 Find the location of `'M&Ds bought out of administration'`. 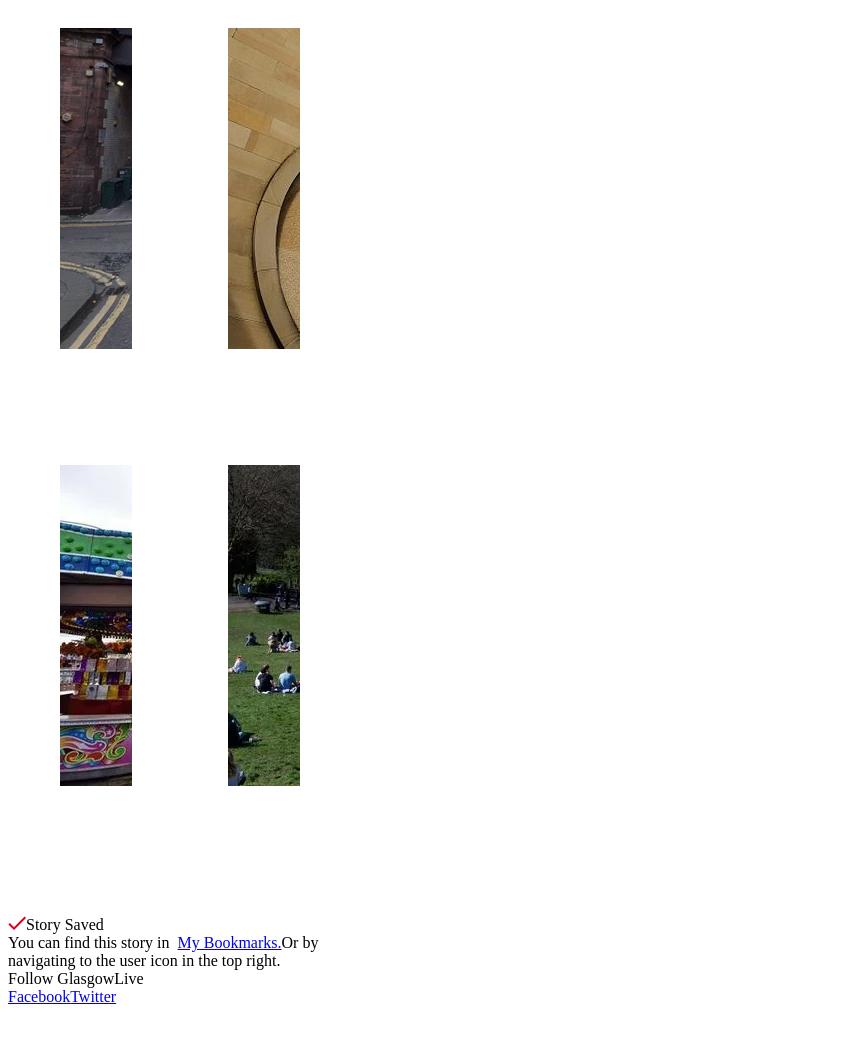

'M&Ds bought out of administration' is located at coordinates (103, 828).